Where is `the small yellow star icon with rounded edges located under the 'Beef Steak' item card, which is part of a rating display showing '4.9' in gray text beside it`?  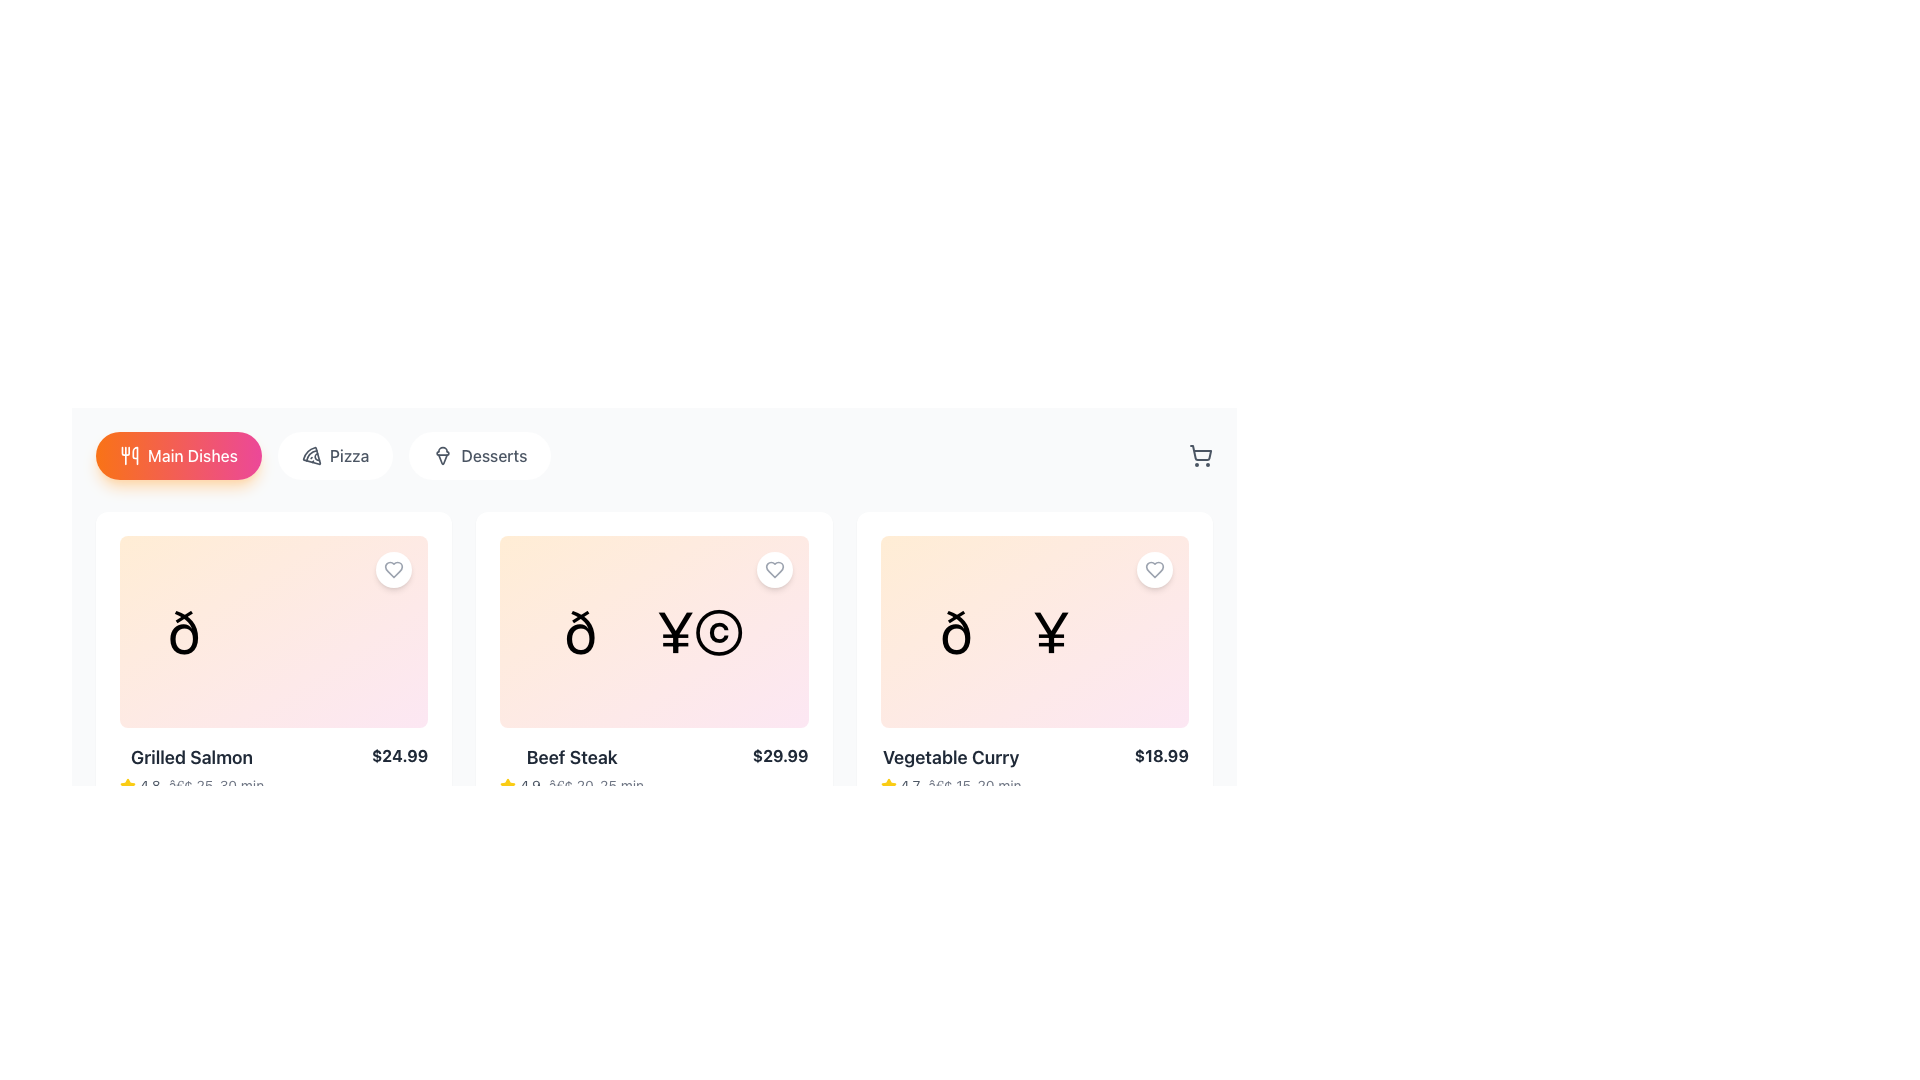
the small yellow star icon with rounded edges located under the 'Beef Steak' item card, which is part of a rating display showing '4.9' in gray text beside it is located at coordinates (508, 785).